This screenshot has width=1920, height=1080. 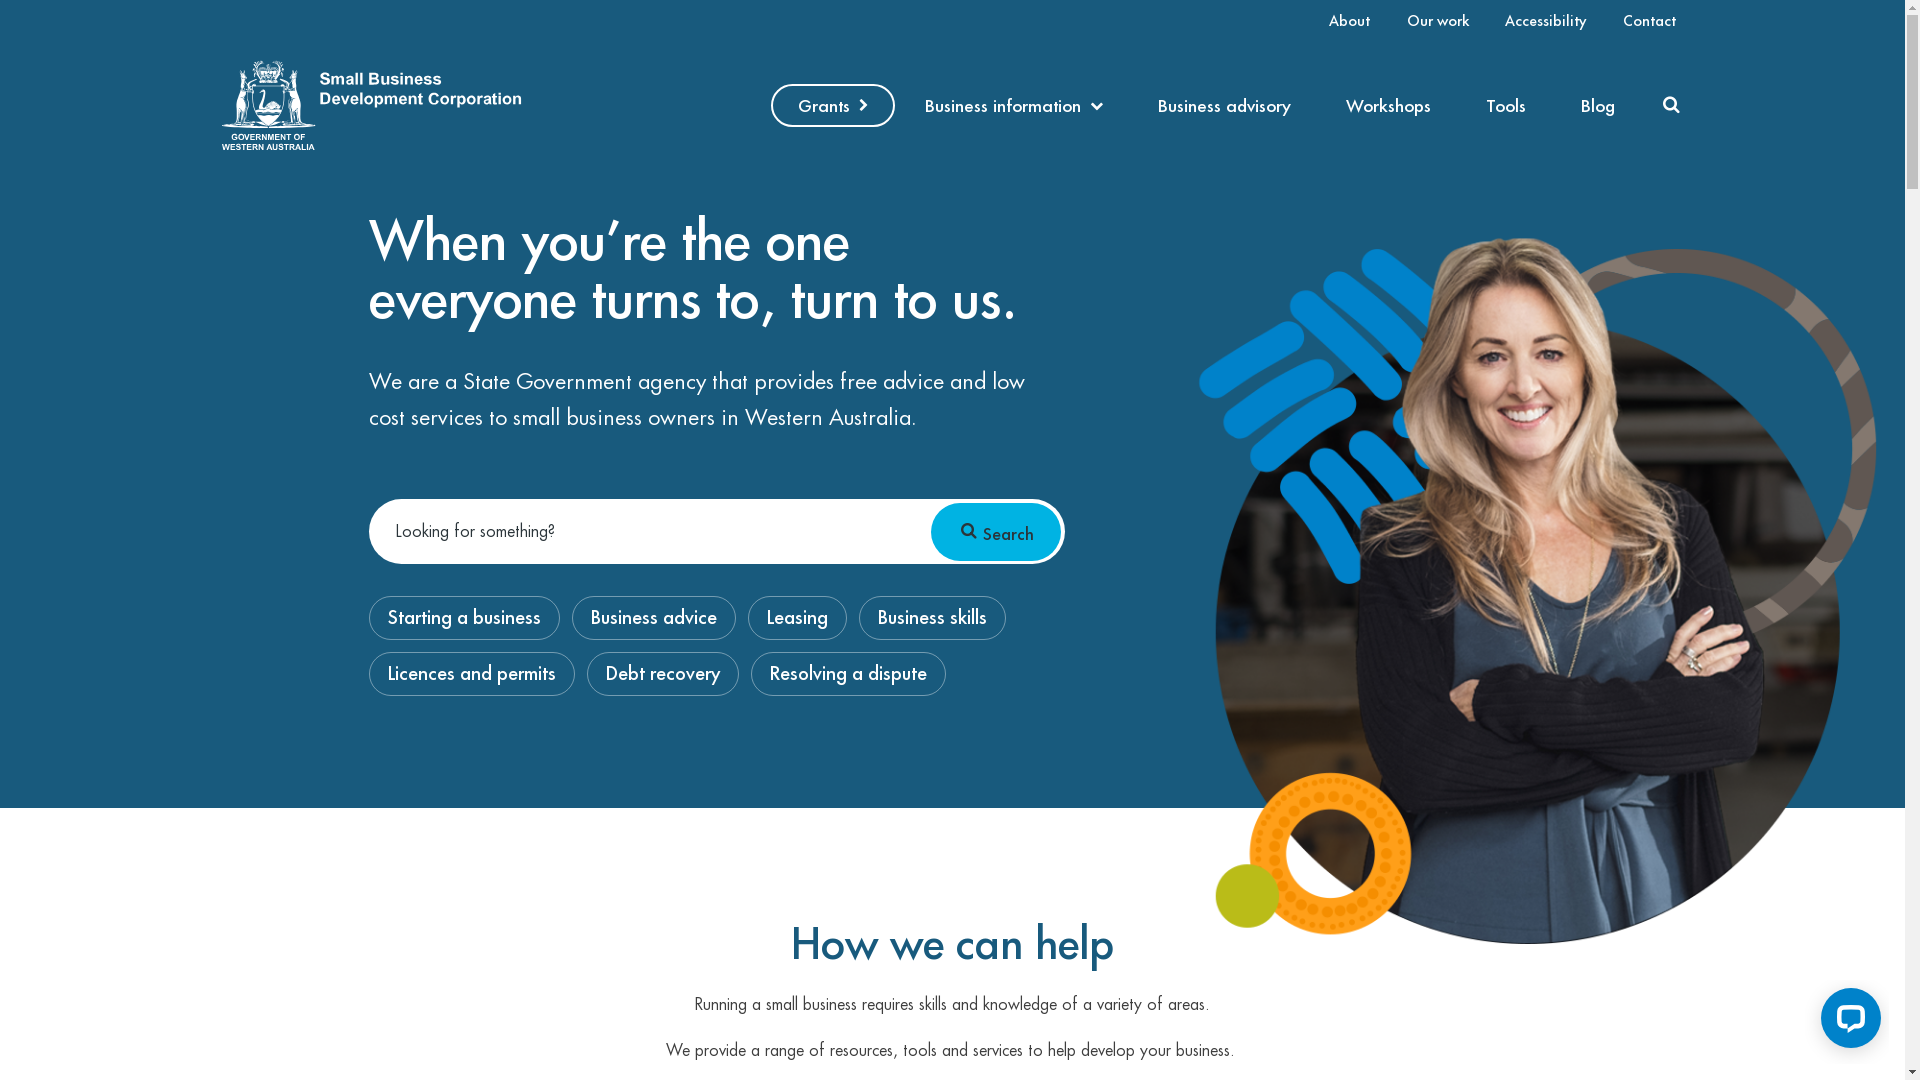 What do you see at coordinates (931, 616) in the screenshot?
I see `'Business skills'` at bounding box center [931, 616].